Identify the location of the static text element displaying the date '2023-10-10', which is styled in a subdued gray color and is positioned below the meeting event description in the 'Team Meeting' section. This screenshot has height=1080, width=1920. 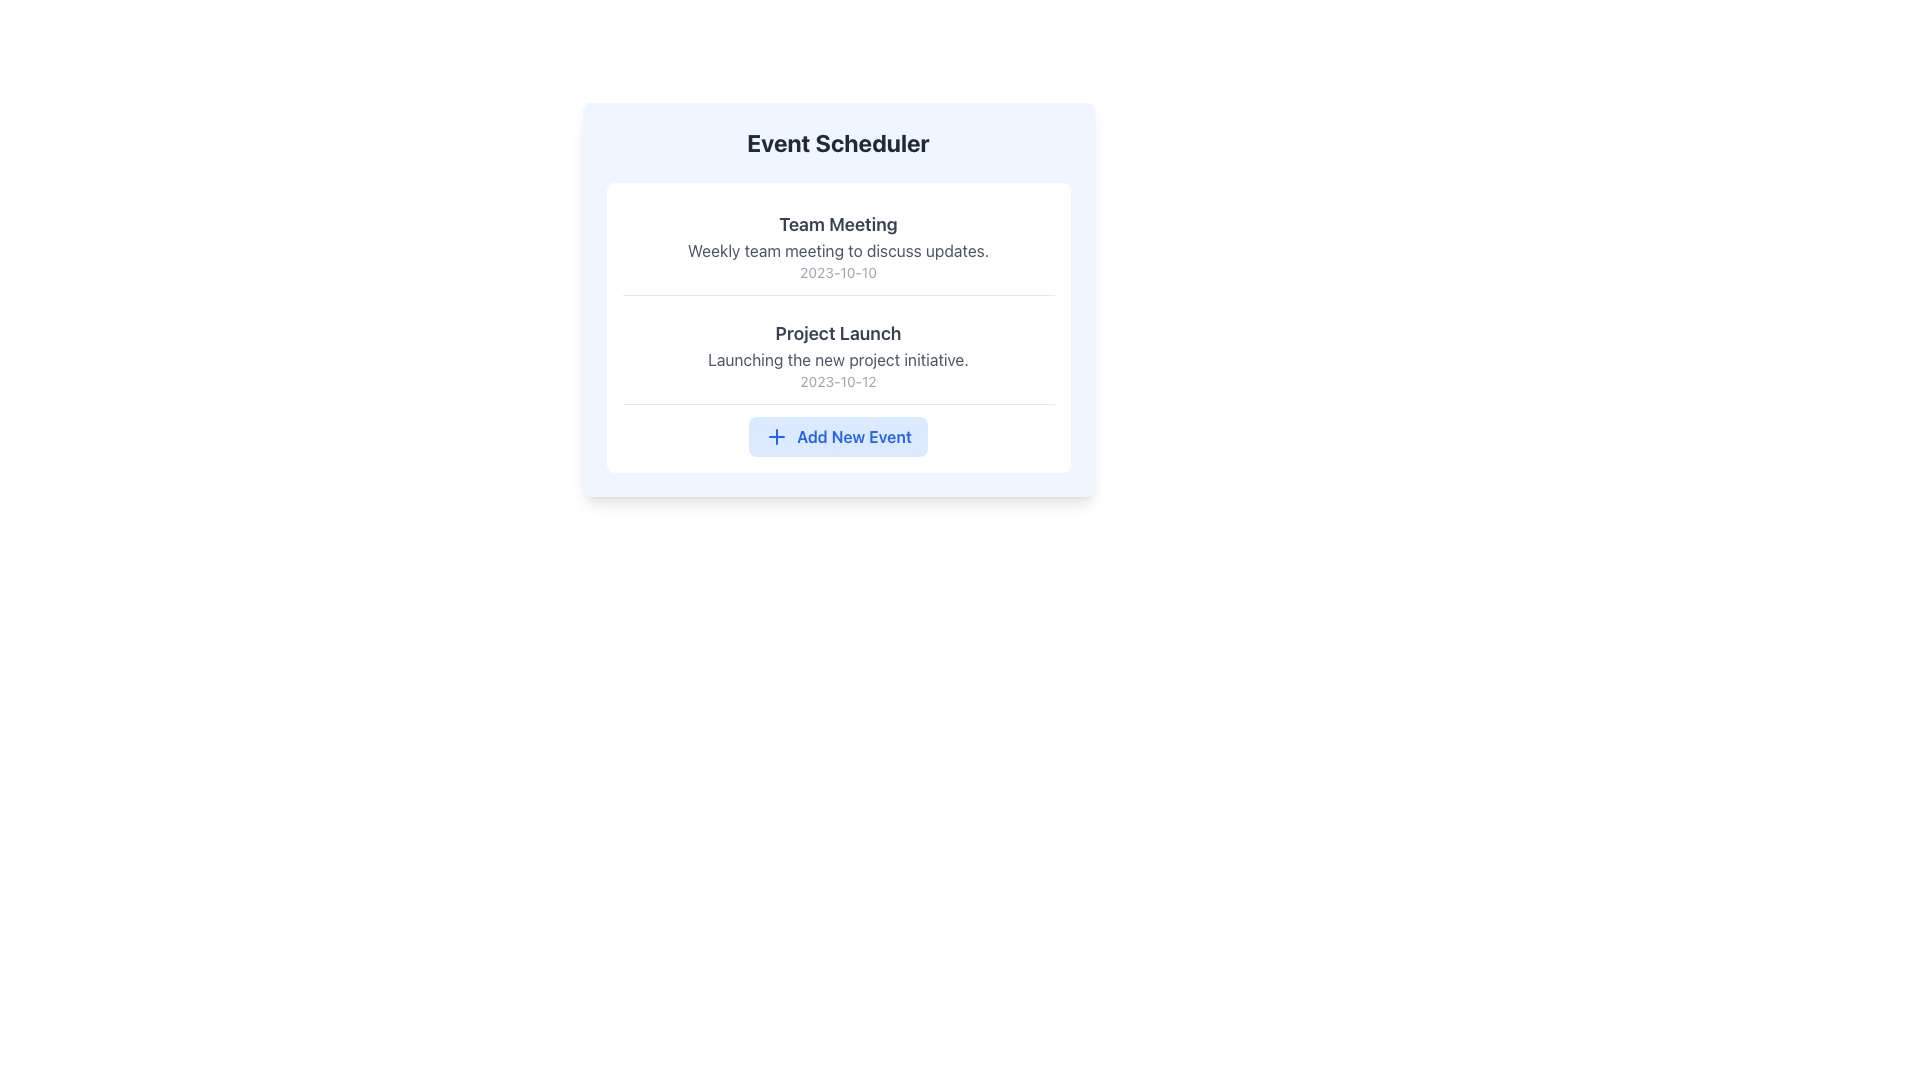
(838, 273).